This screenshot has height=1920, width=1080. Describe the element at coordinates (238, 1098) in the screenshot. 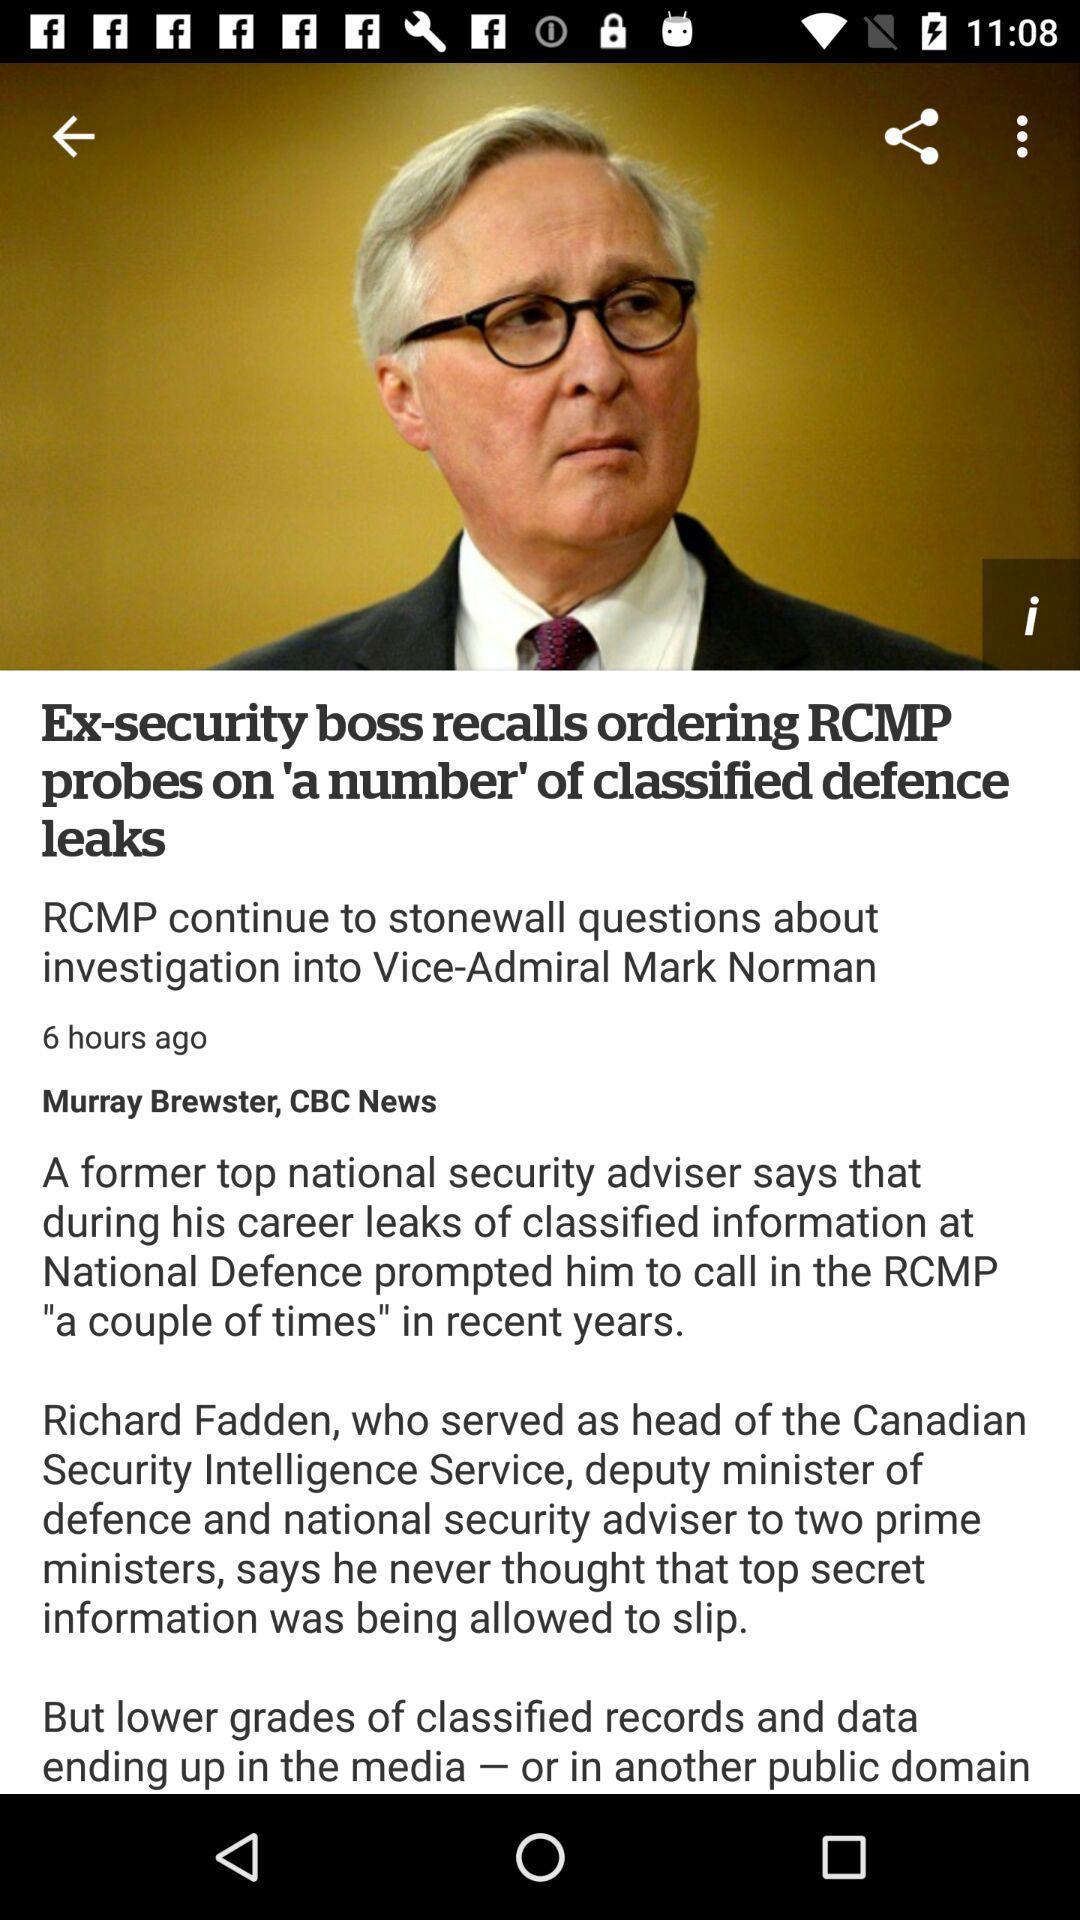

I see `murray brewster cbc item` at that location.